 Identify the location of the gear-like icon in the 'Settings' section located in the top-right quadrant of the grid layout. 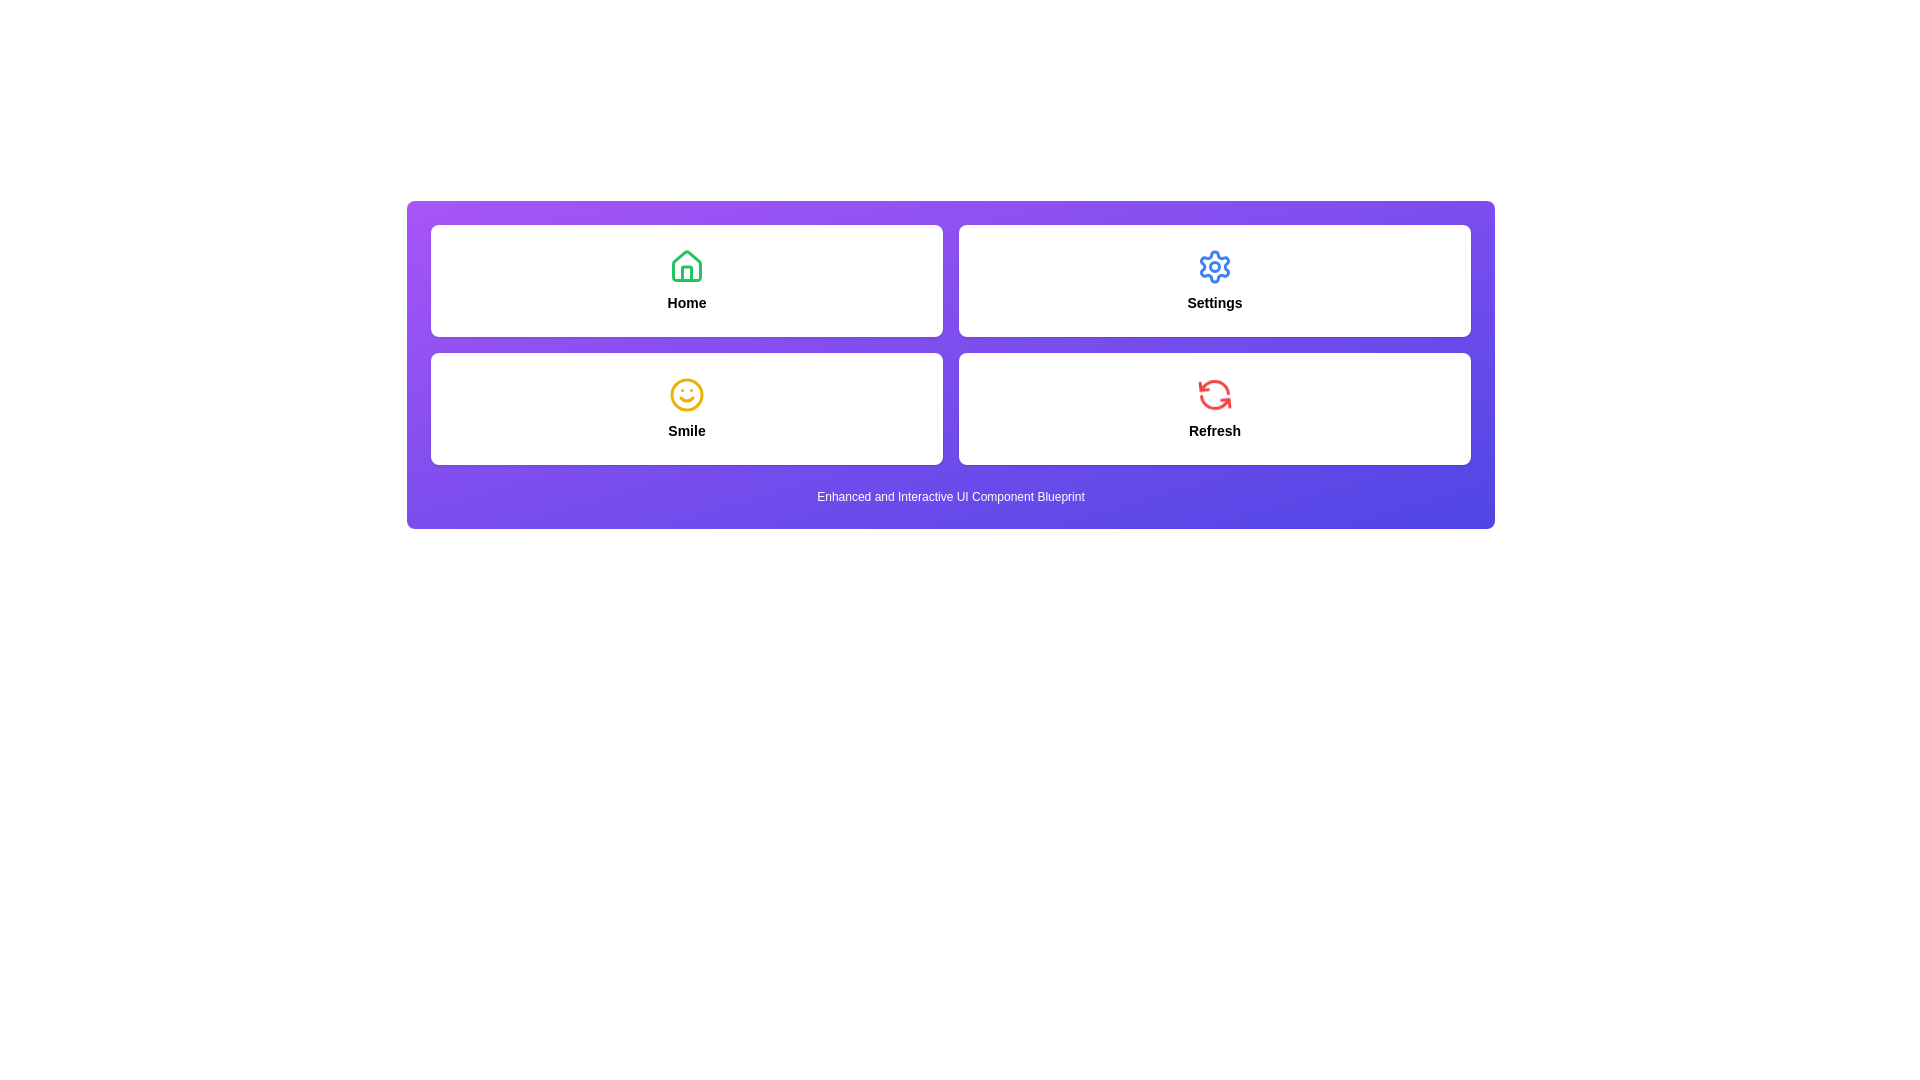
(1213, 265).